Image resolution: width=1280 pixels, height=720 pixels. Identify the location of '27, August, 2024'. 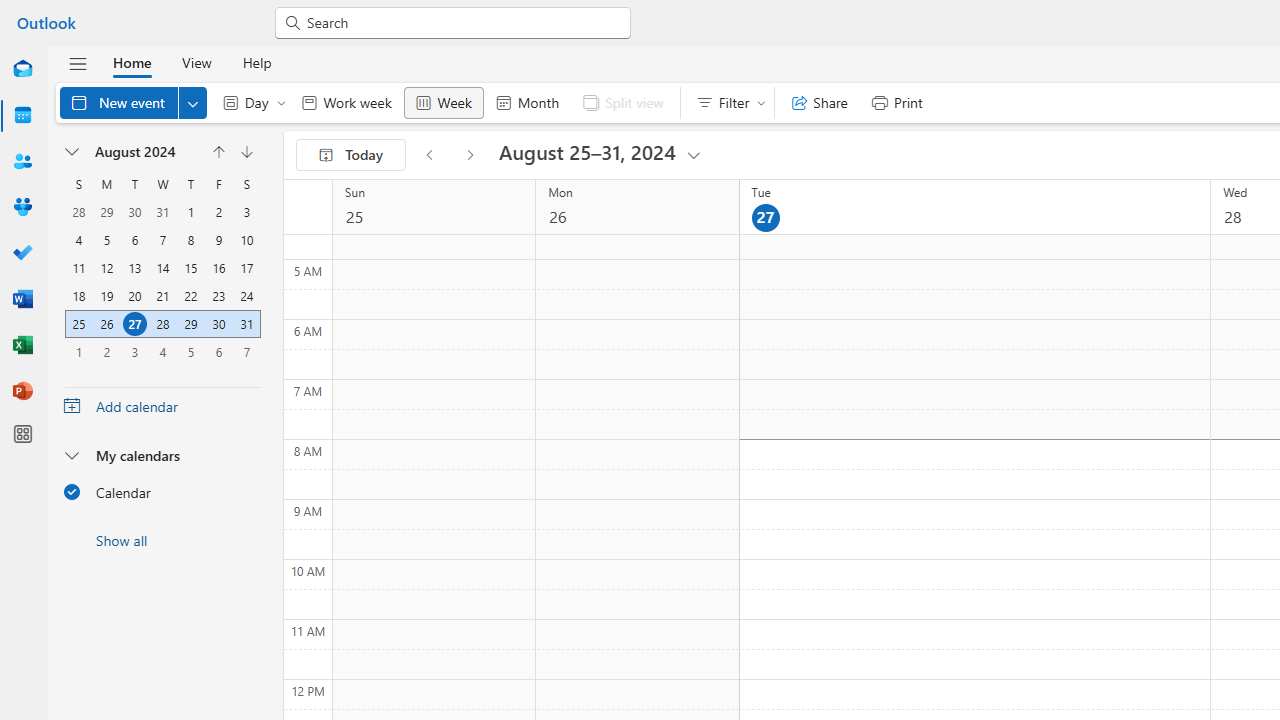
(134, 323).